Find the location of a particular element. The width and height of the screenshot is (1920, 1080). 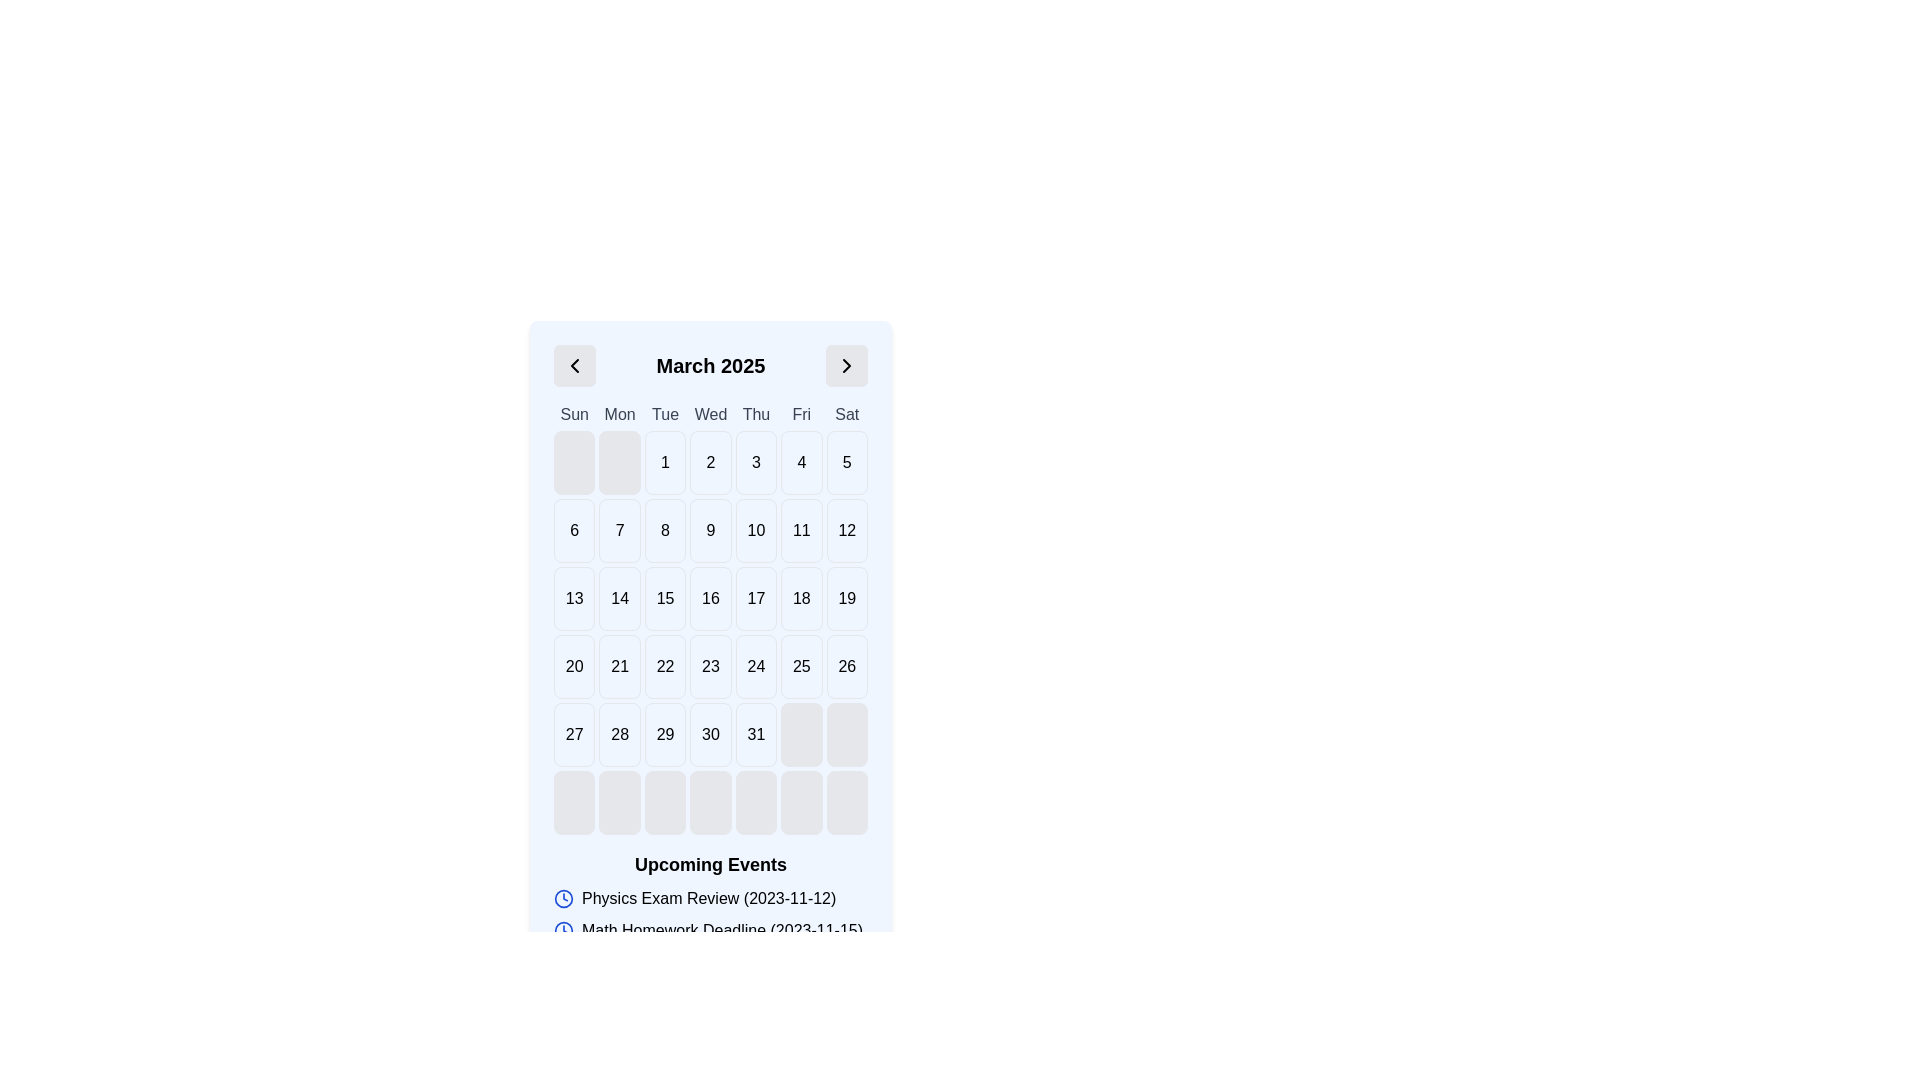

the button representing the date '2' in the calendar interface, located in the second column of the first row under the 'Wed' header is located at coordinates (710, 462).